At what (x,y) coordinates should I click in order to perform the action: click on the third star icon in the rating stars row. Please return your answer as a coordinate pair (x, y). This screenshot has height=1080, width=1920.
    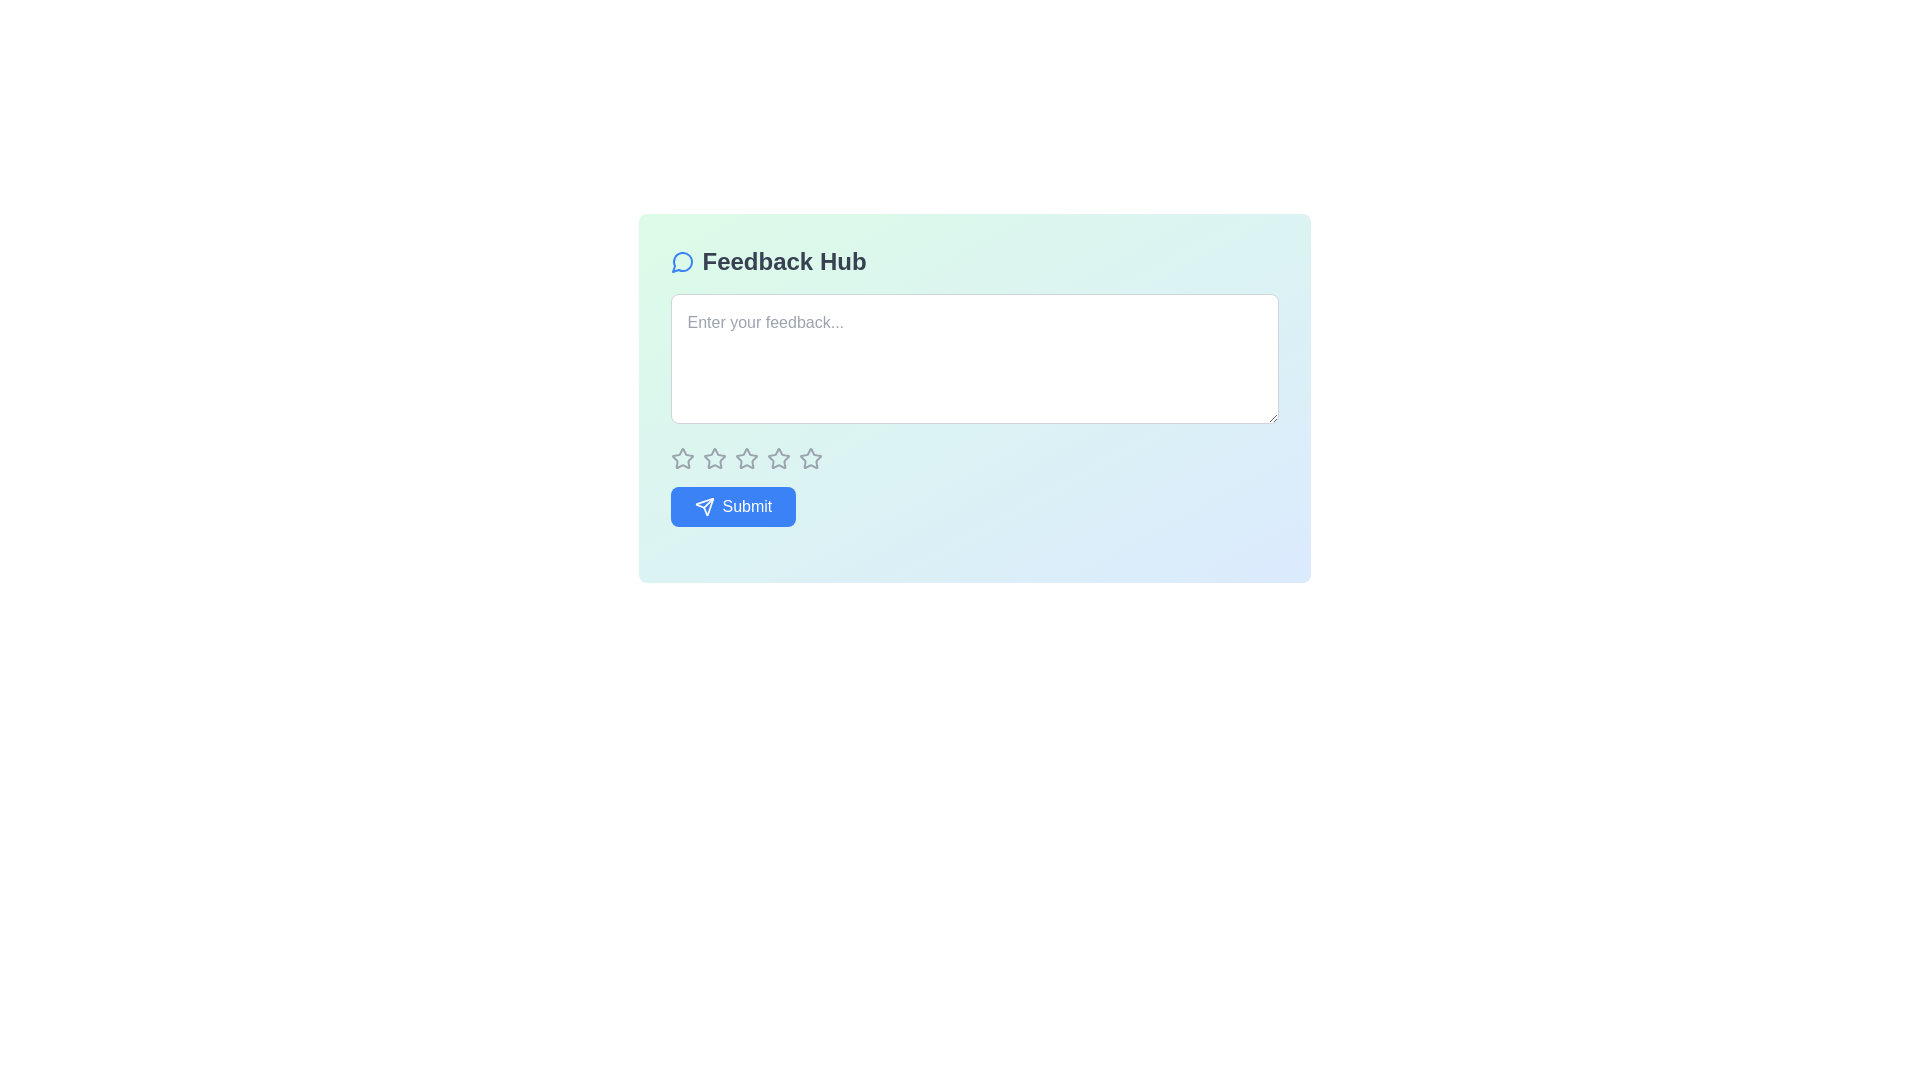
    Looking at the image, I should click on (745, 459).